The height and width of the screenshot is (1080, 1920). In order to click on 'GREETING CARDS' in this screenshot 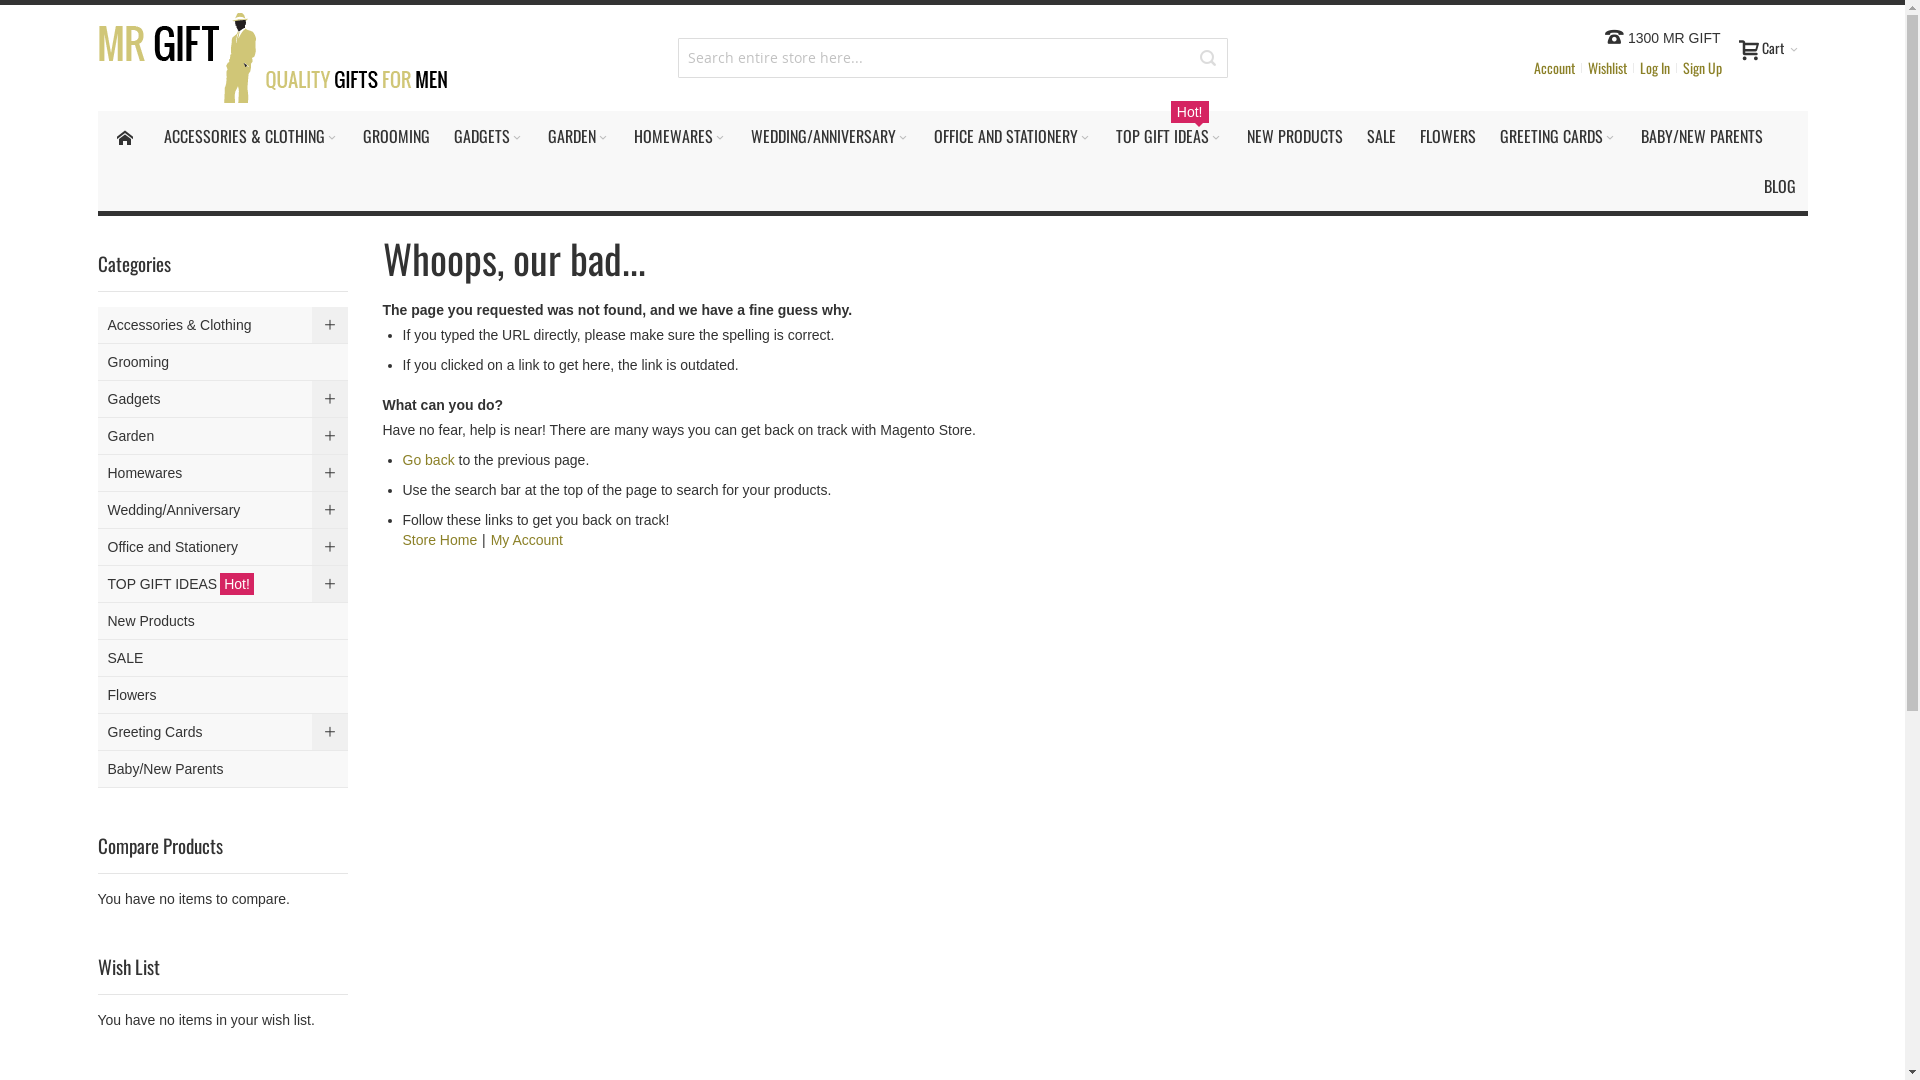, I will do `click(1488, 135)`.